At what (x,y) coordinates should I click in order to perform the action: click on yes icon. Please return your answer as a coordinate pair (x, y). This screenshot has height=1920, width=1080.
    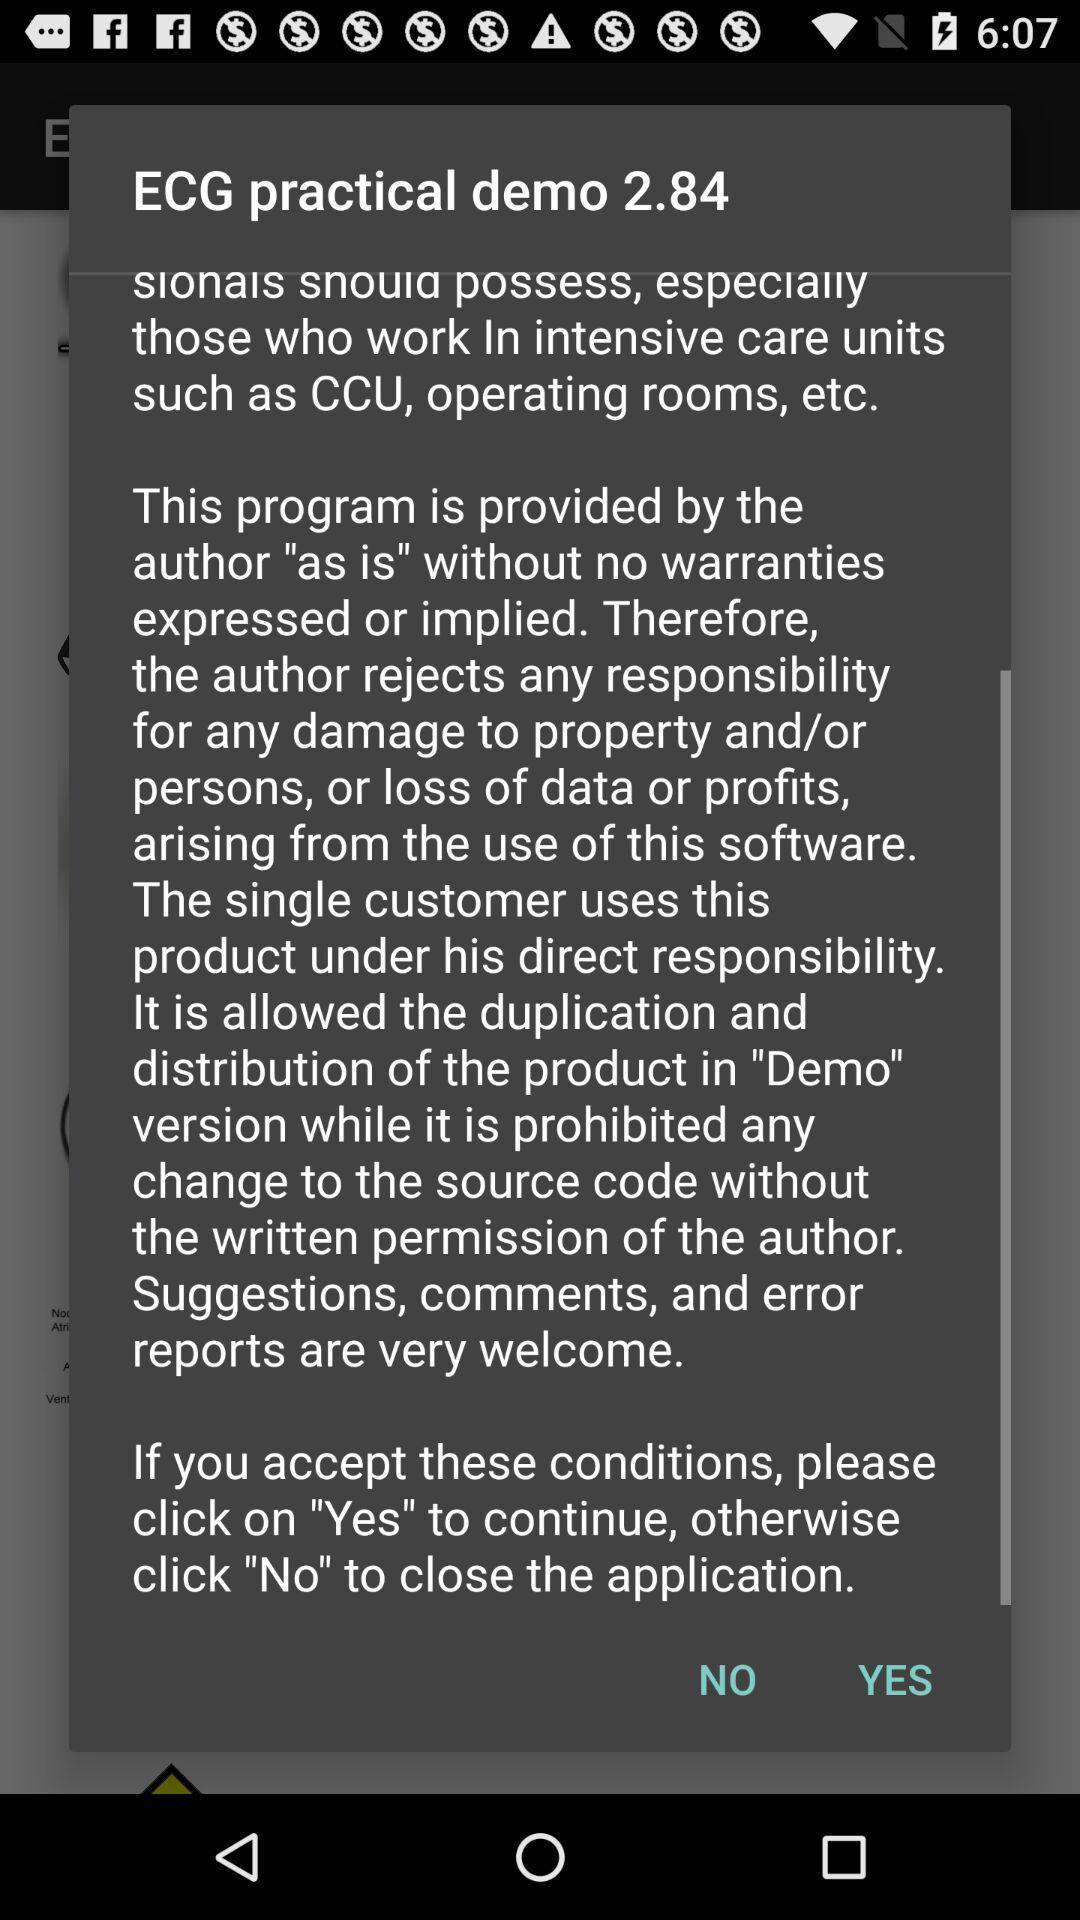
    Looking at the image, I should click on (894, 1678).